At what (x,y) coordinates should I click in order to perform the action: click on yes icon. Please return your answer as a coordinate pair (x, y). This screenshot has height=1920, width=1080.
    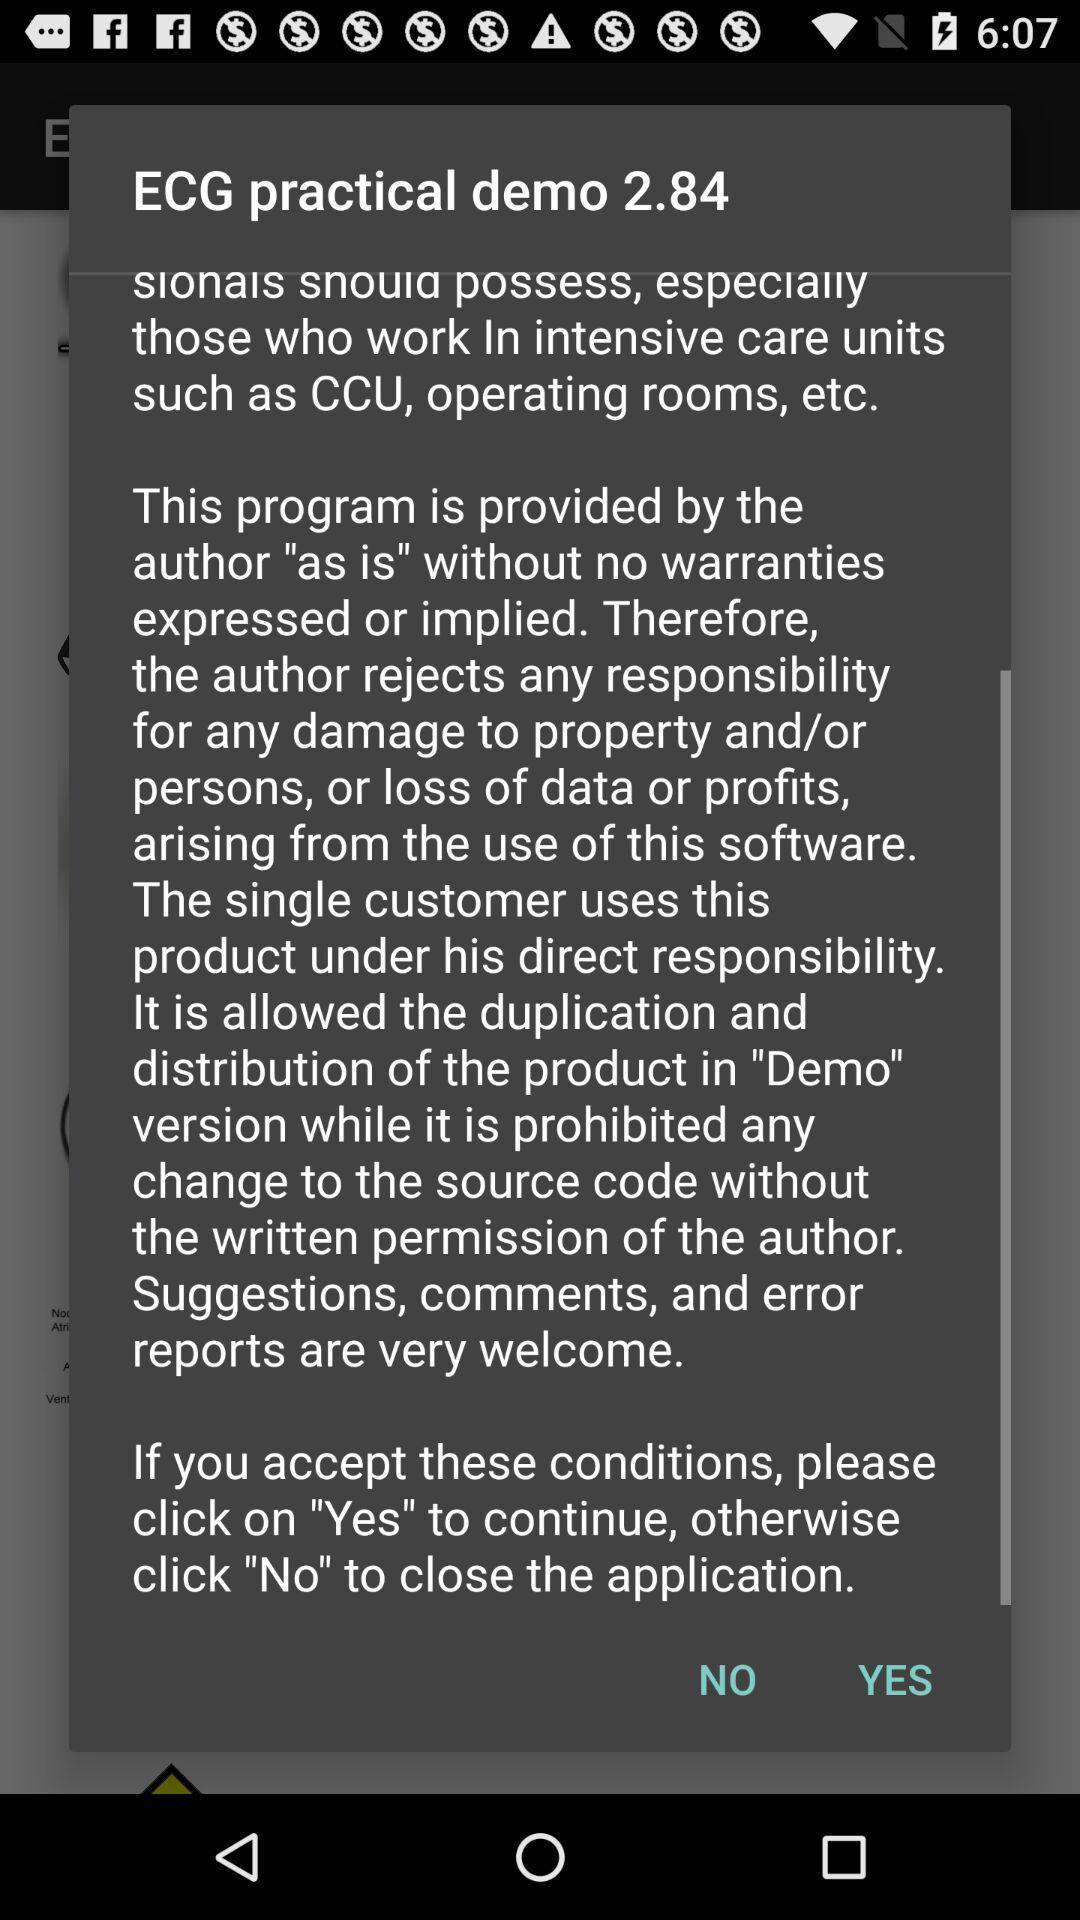
    Looking at the image, I should click on (894, 1678).